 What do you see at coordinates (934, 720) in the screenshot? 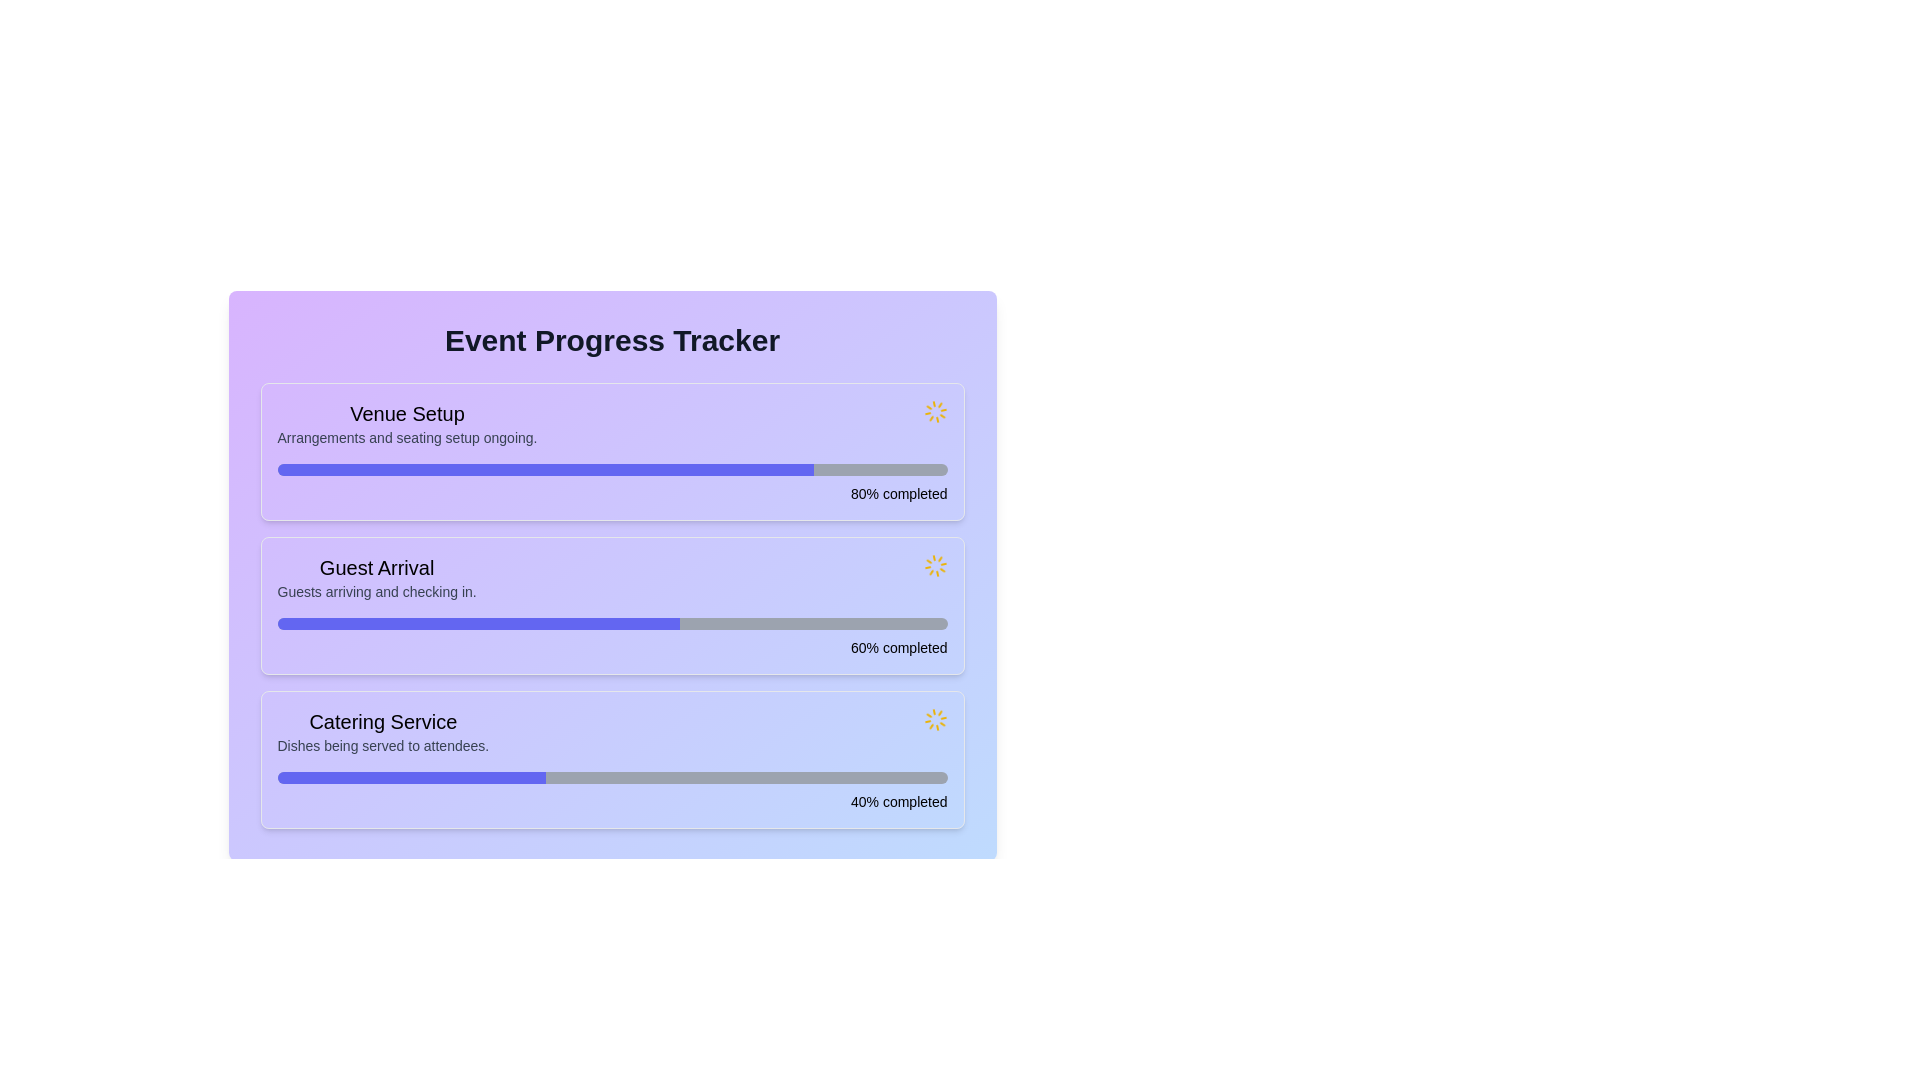
I see `the spinning yellow Animation Icon located in the 'Catering Service' section of the progress tracker interface, adjacent to the progress bar` at bounding box center [934, 720].